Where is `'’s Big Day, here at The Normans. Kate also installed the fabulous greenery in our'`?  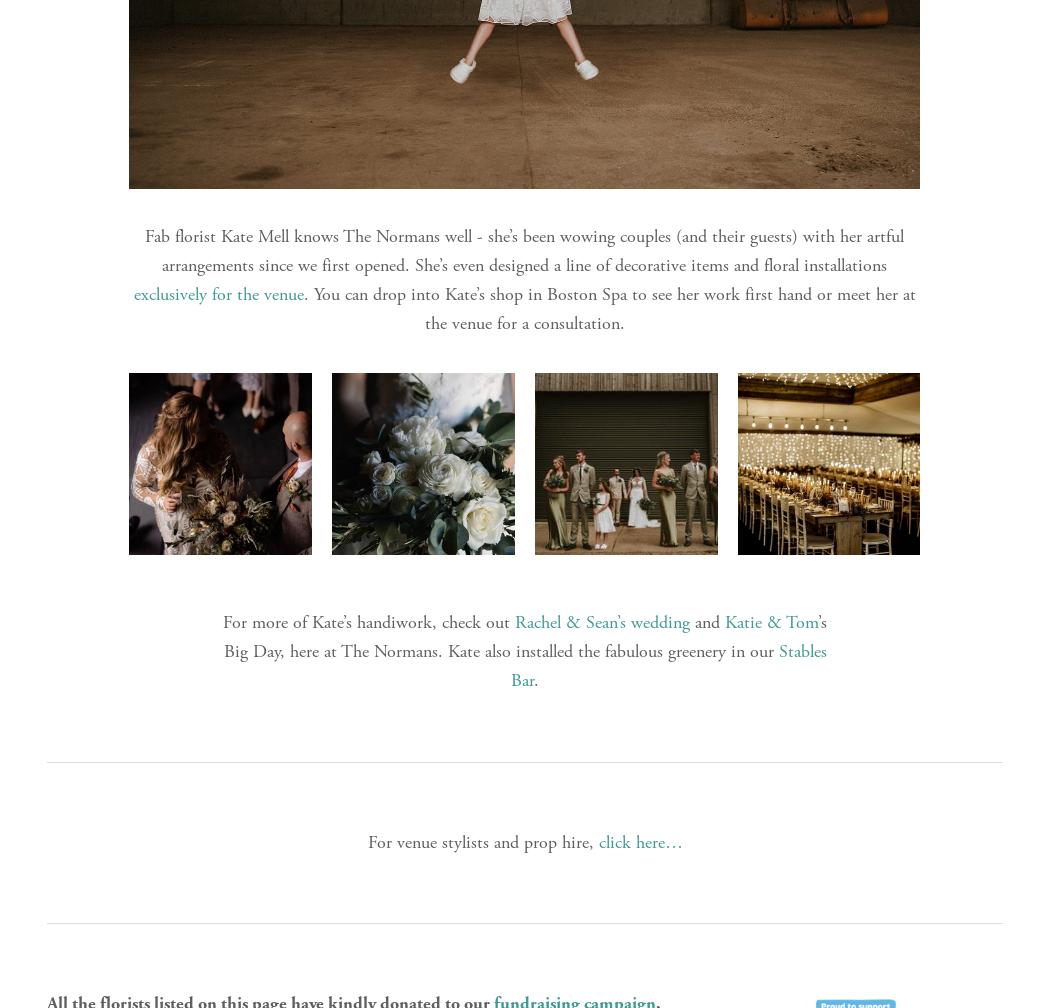
'’s Big Day, here at The Normans. Kate also installed the fabulous greenery in our' is located at coordinates (527, 636).